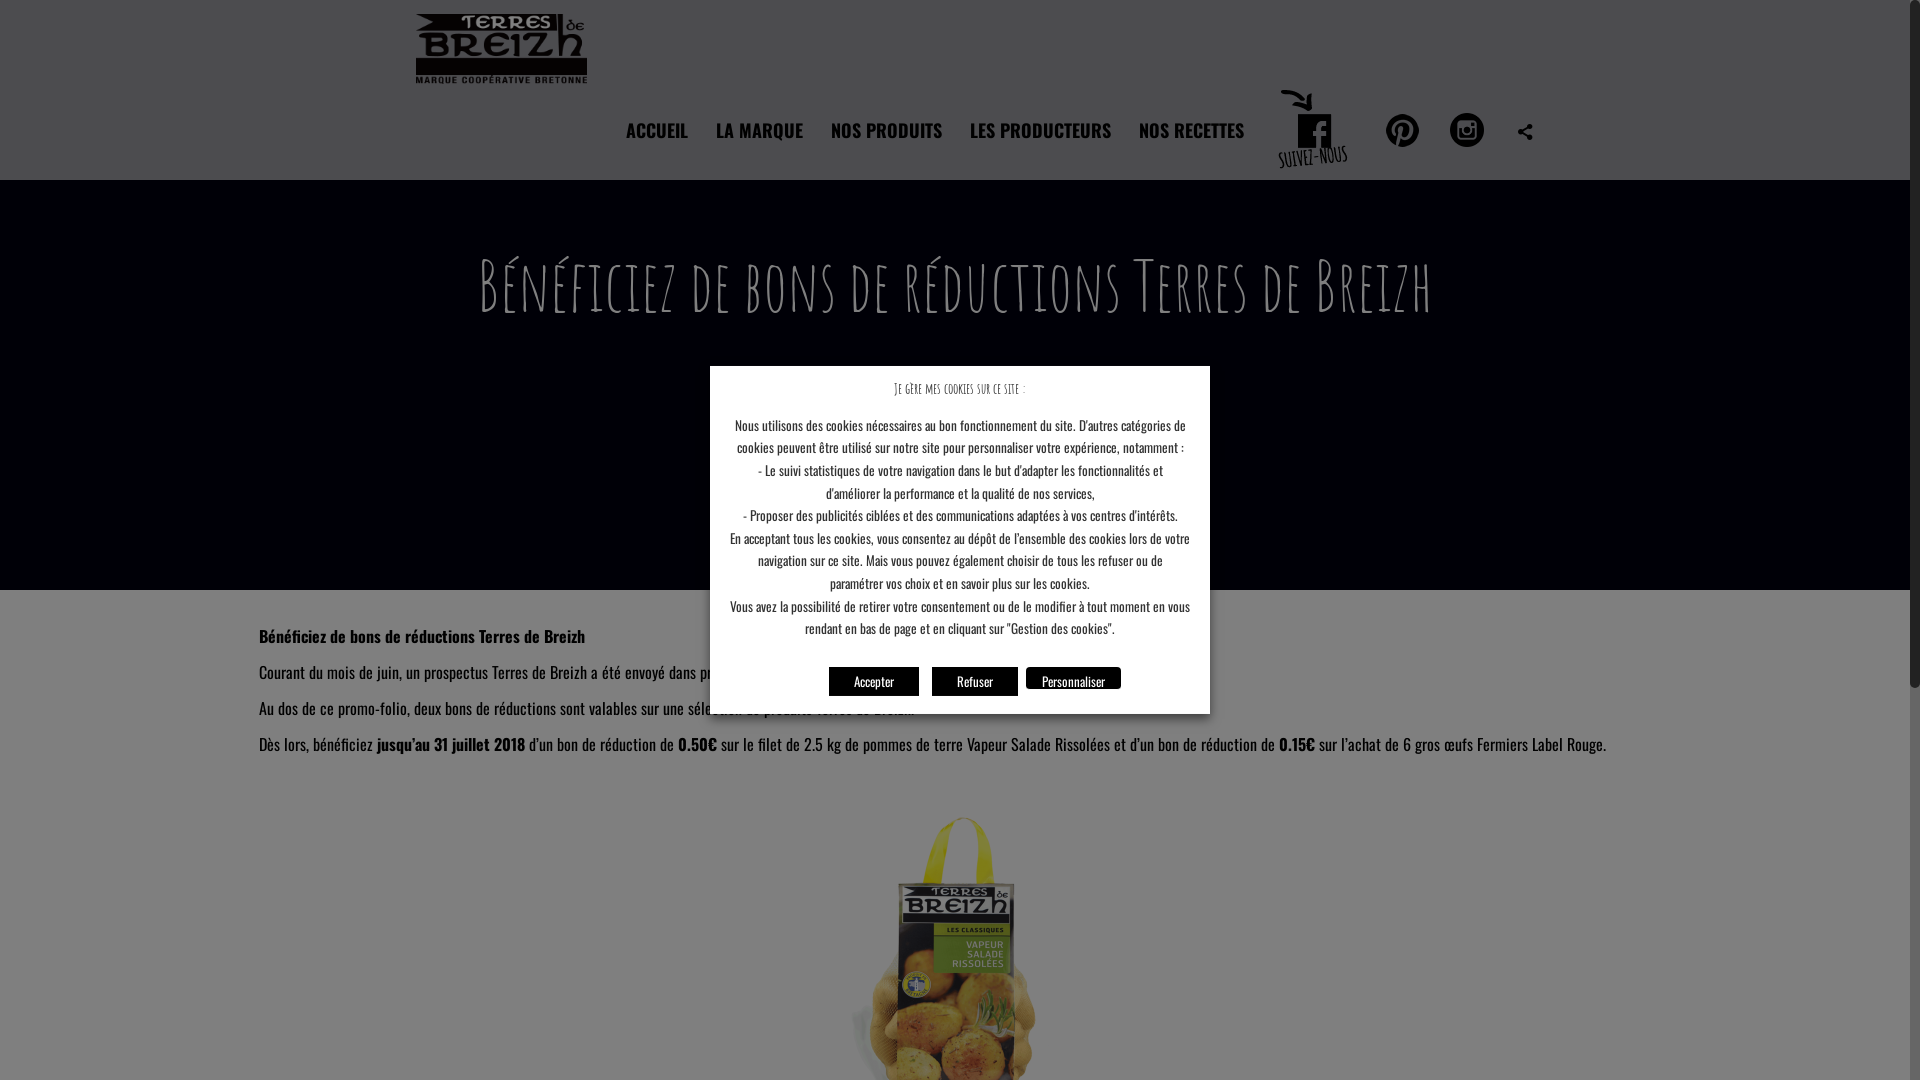  Describe the element at coordinates (758, 130) in the screenshot. I see `'LA MARQUE'` at that location.